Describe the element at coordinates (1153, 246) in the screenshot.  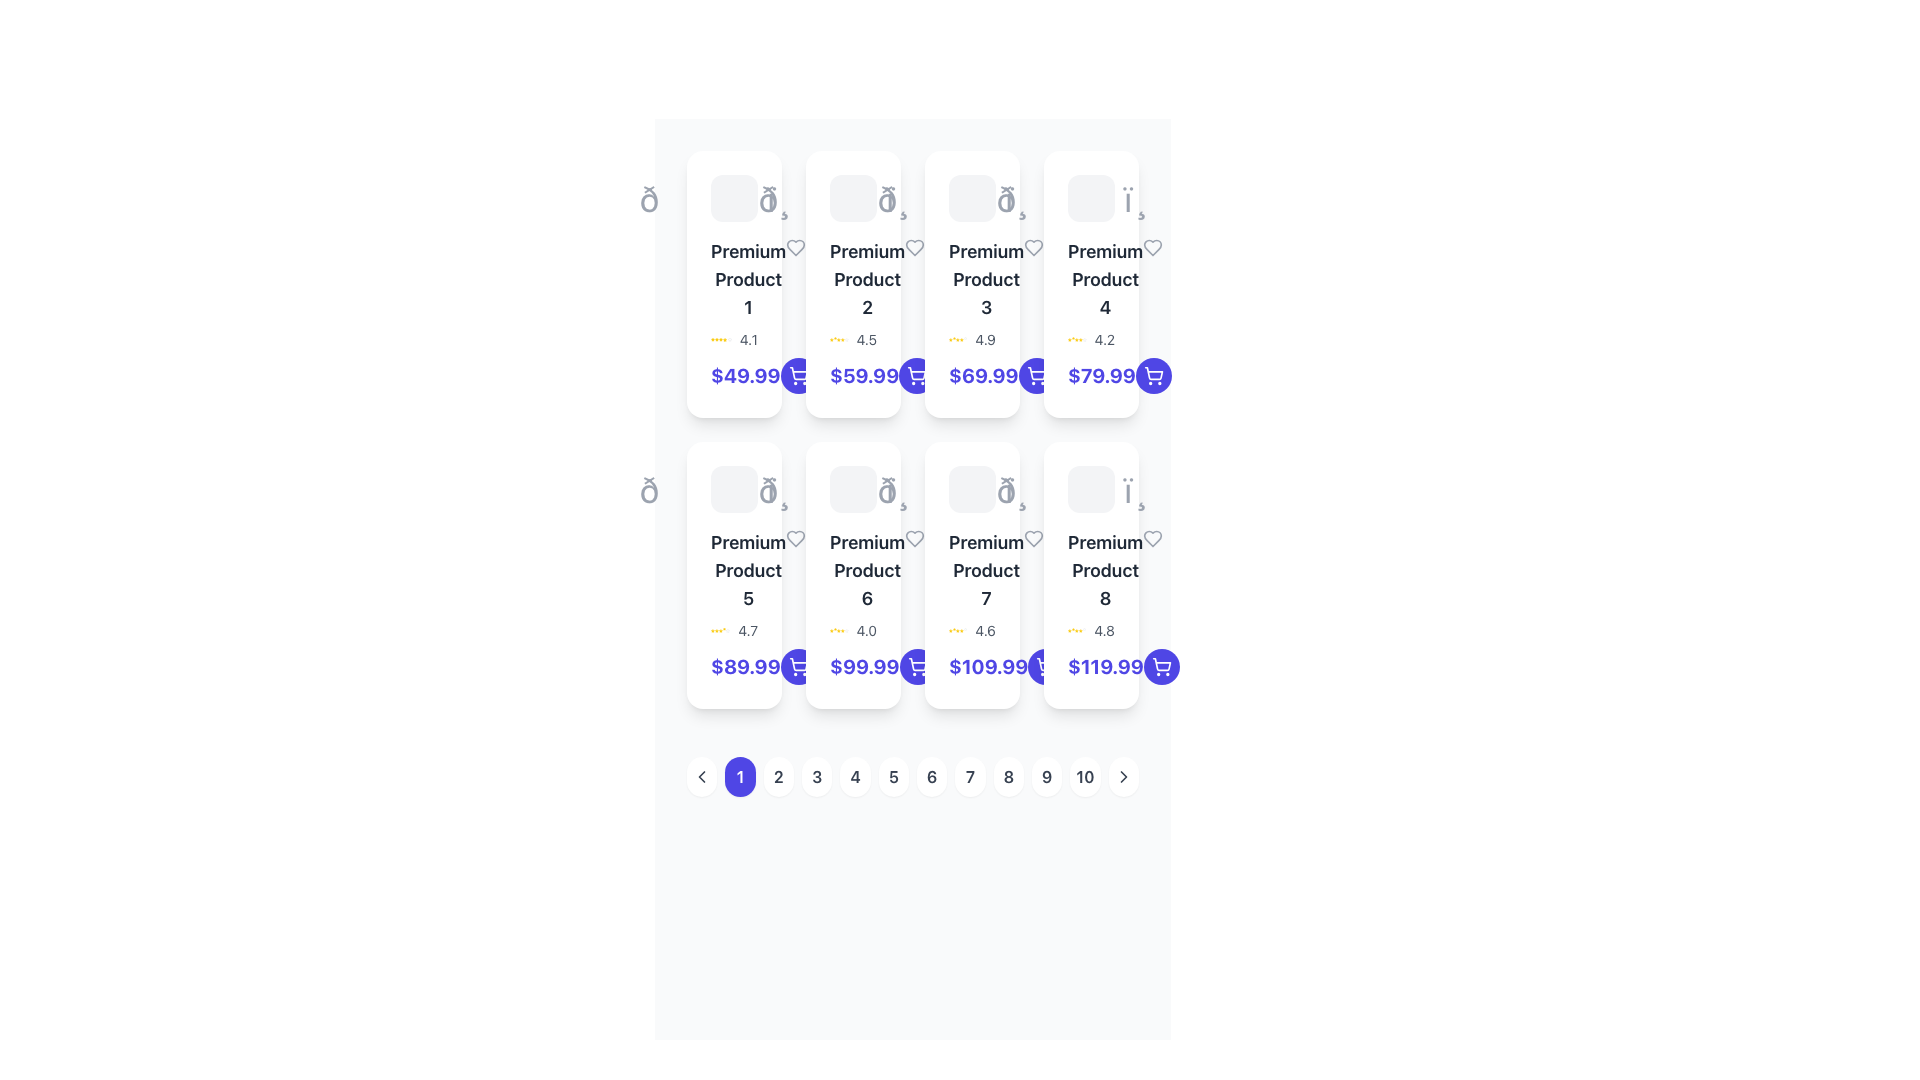
I see `the heart outline icon in the top-right corner of the fourth product card labeled 'Premium Product 4' to mark the product as a favorite` at that location.